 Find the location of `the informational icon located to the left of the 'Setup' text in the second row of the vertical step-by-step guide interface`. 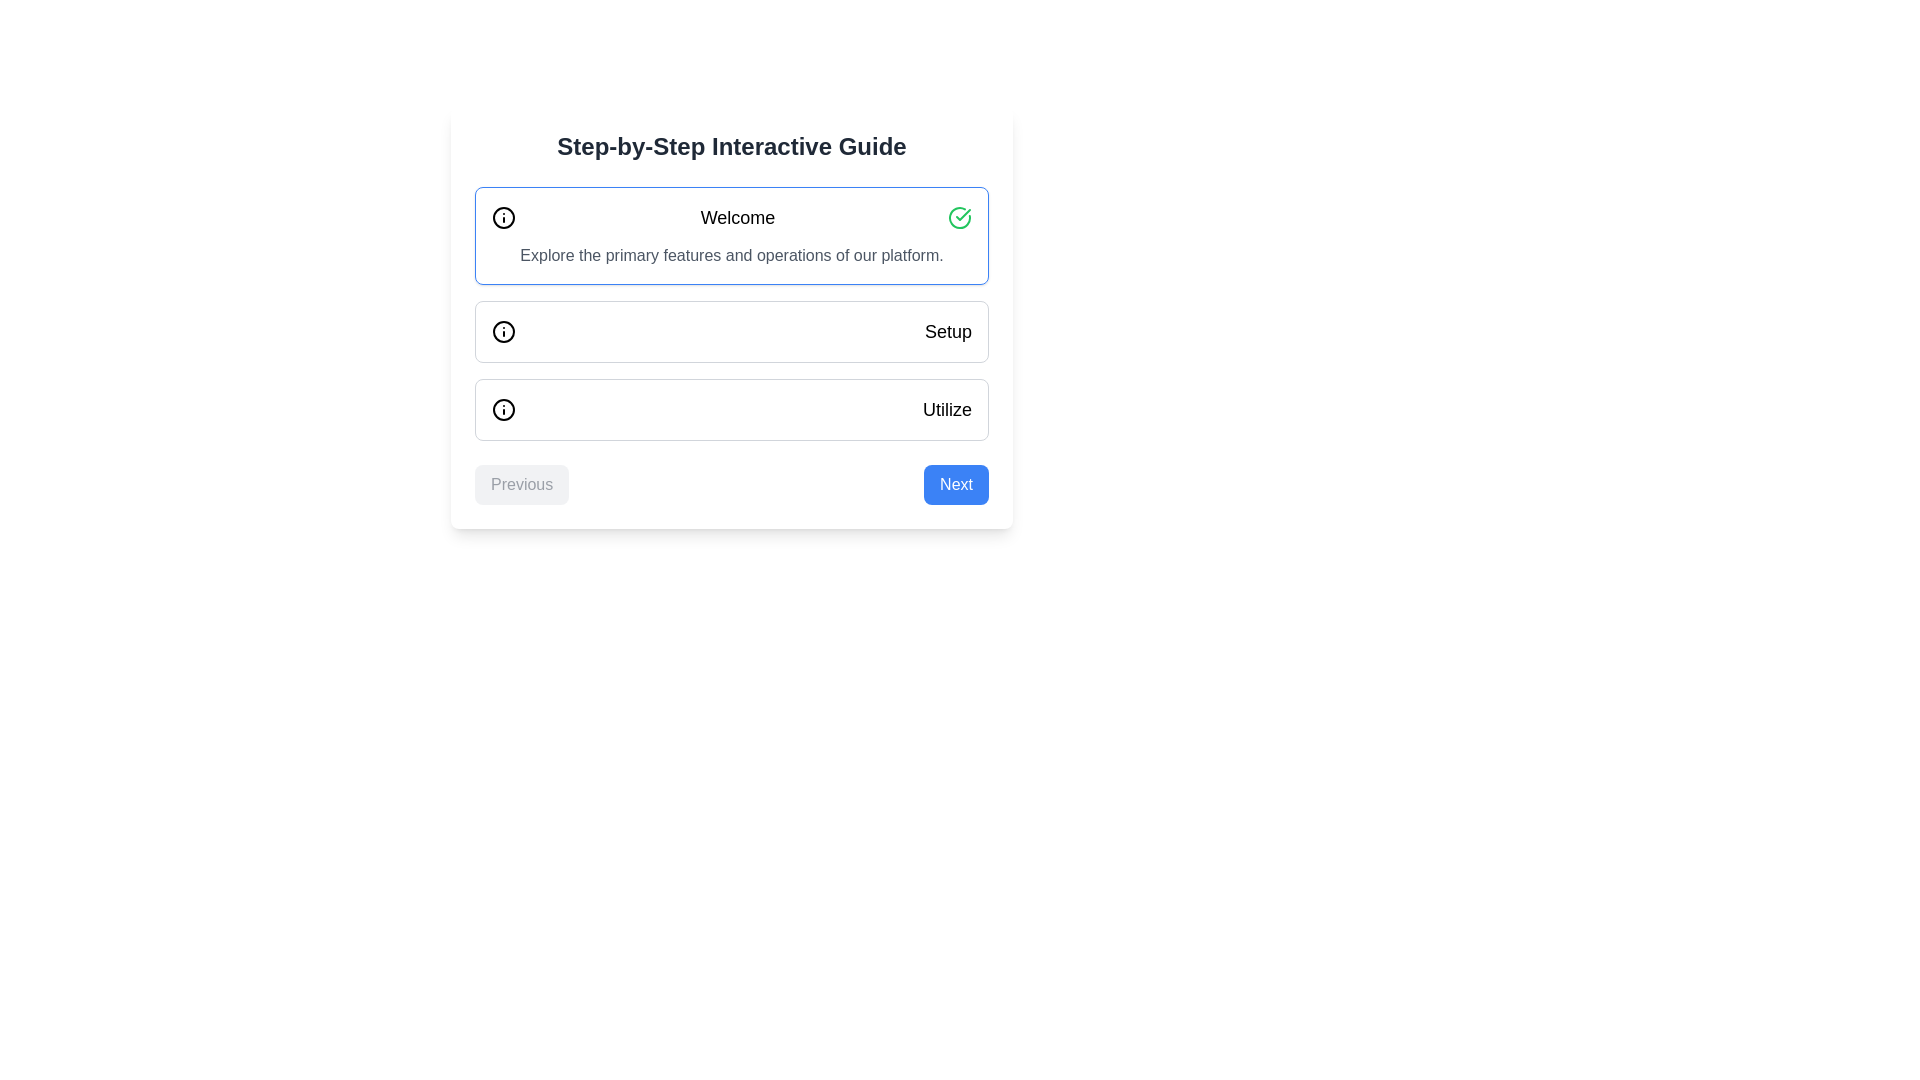

the informational icon located to the left of the 'Setup' text in the second row of the vertical step-by-step guide interface is located at coordinates (504, 330).